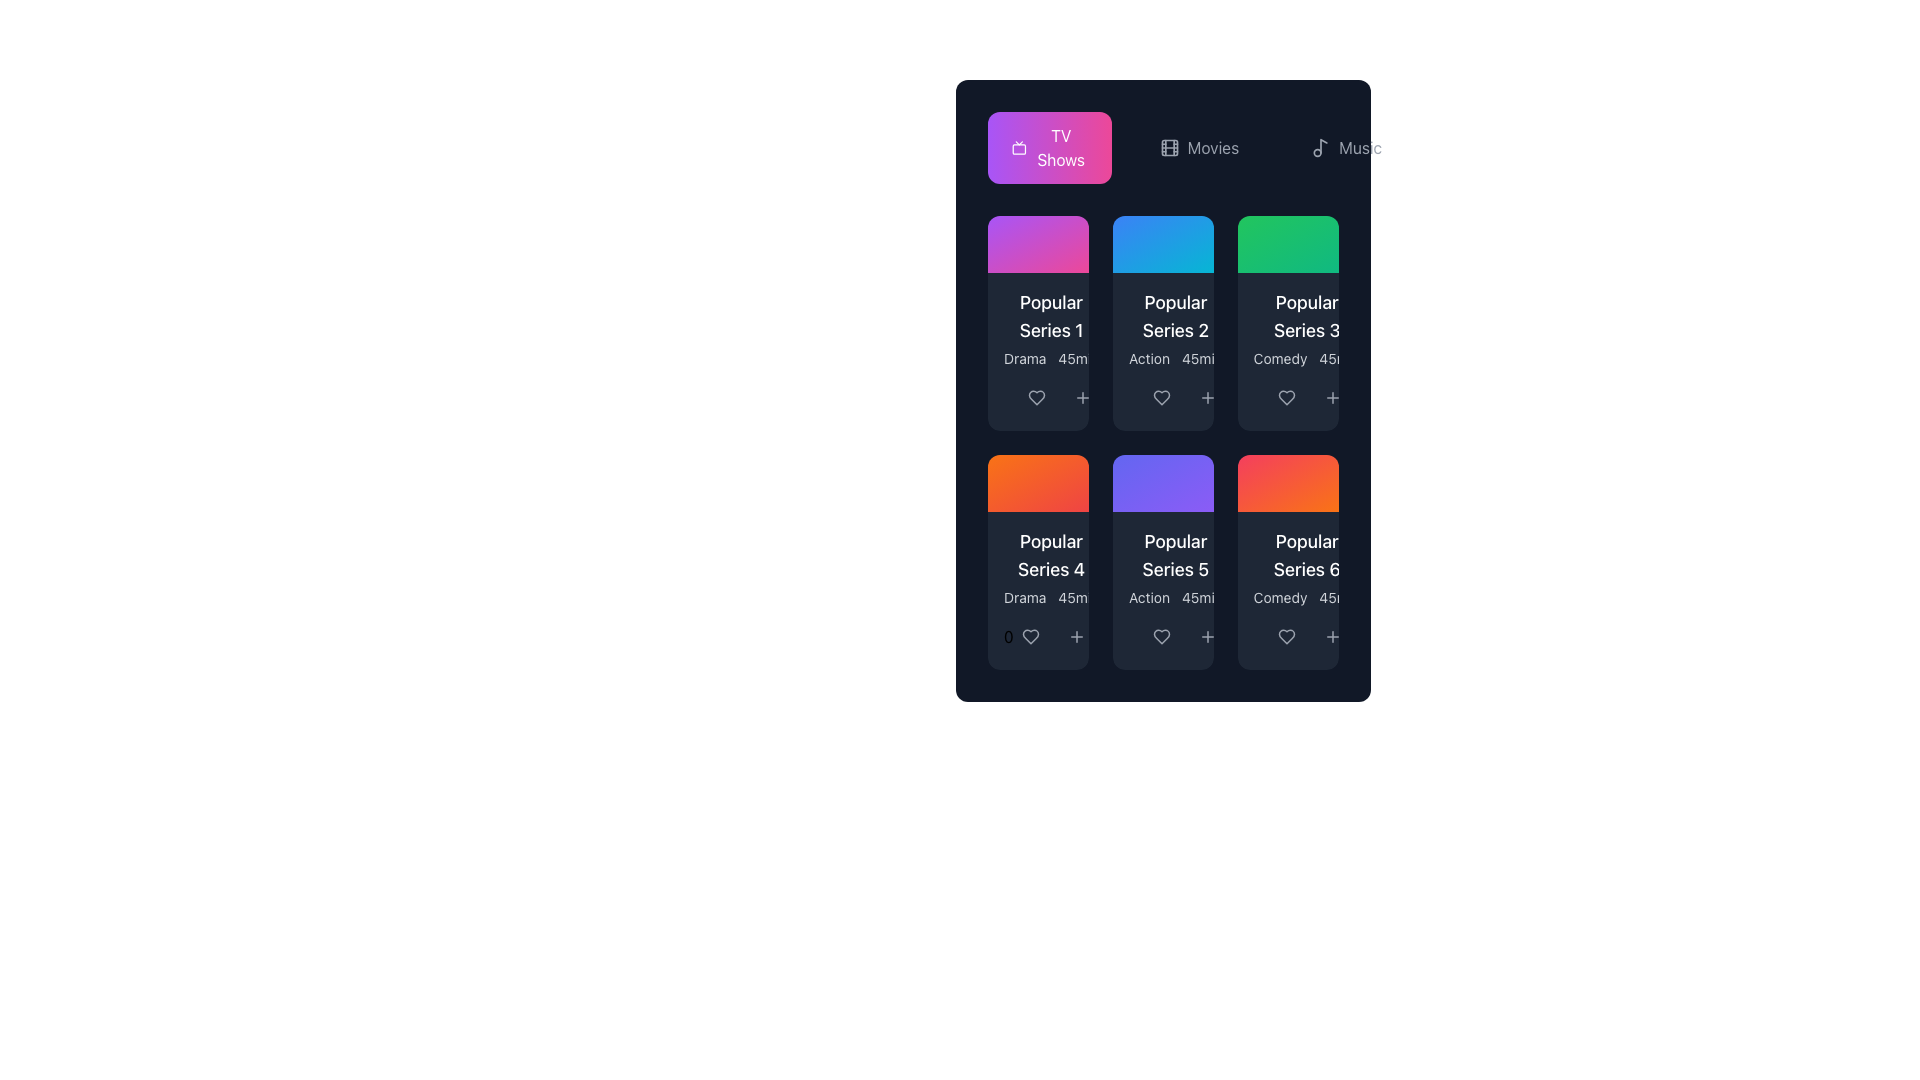 This screenshot has width=1920, height=1080. I want to click on the heart-shaped icon located in the fourth card of the grid layout to express a 'like' or 'favorite' action, so click(1030, 636).